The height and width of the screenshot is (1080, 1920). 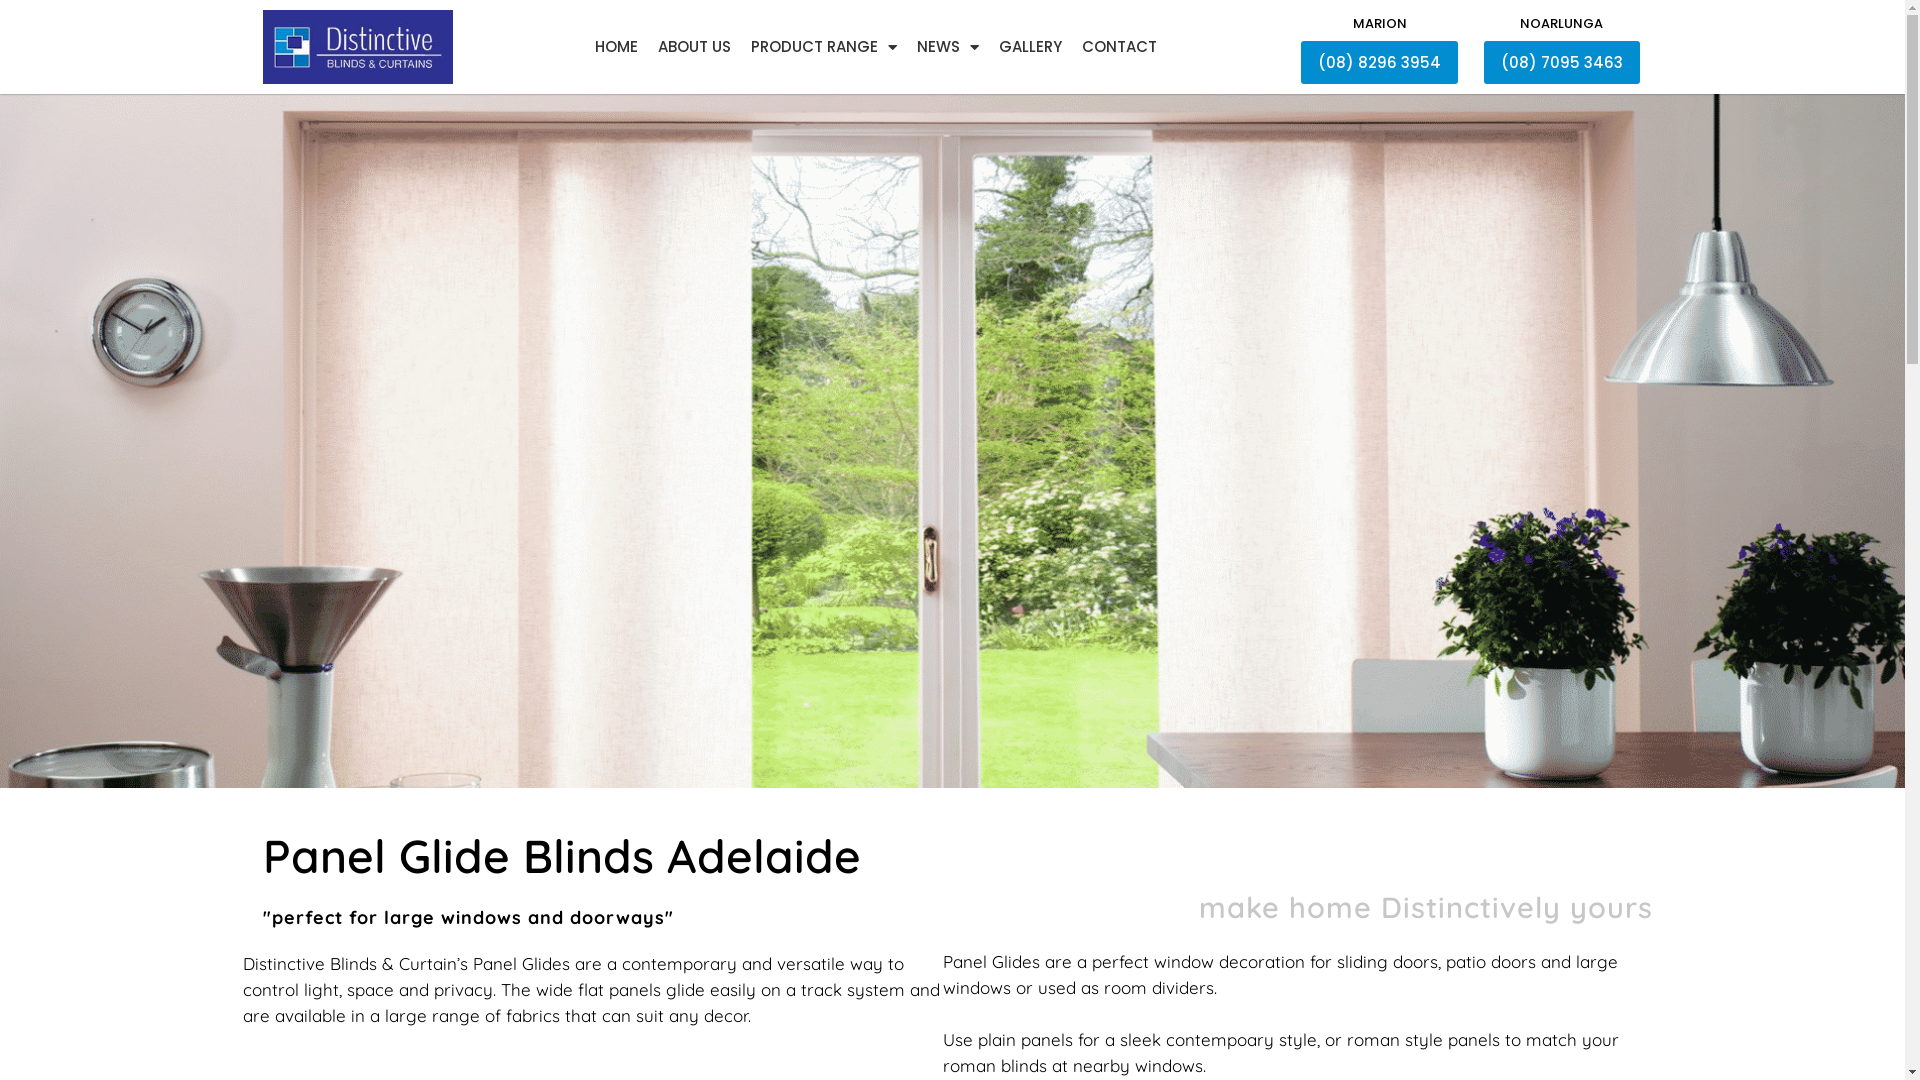 What do you see at coordinates (988, 45) in the screenshot?
I see `'GALLERY'` at bounding box center [988, 45].